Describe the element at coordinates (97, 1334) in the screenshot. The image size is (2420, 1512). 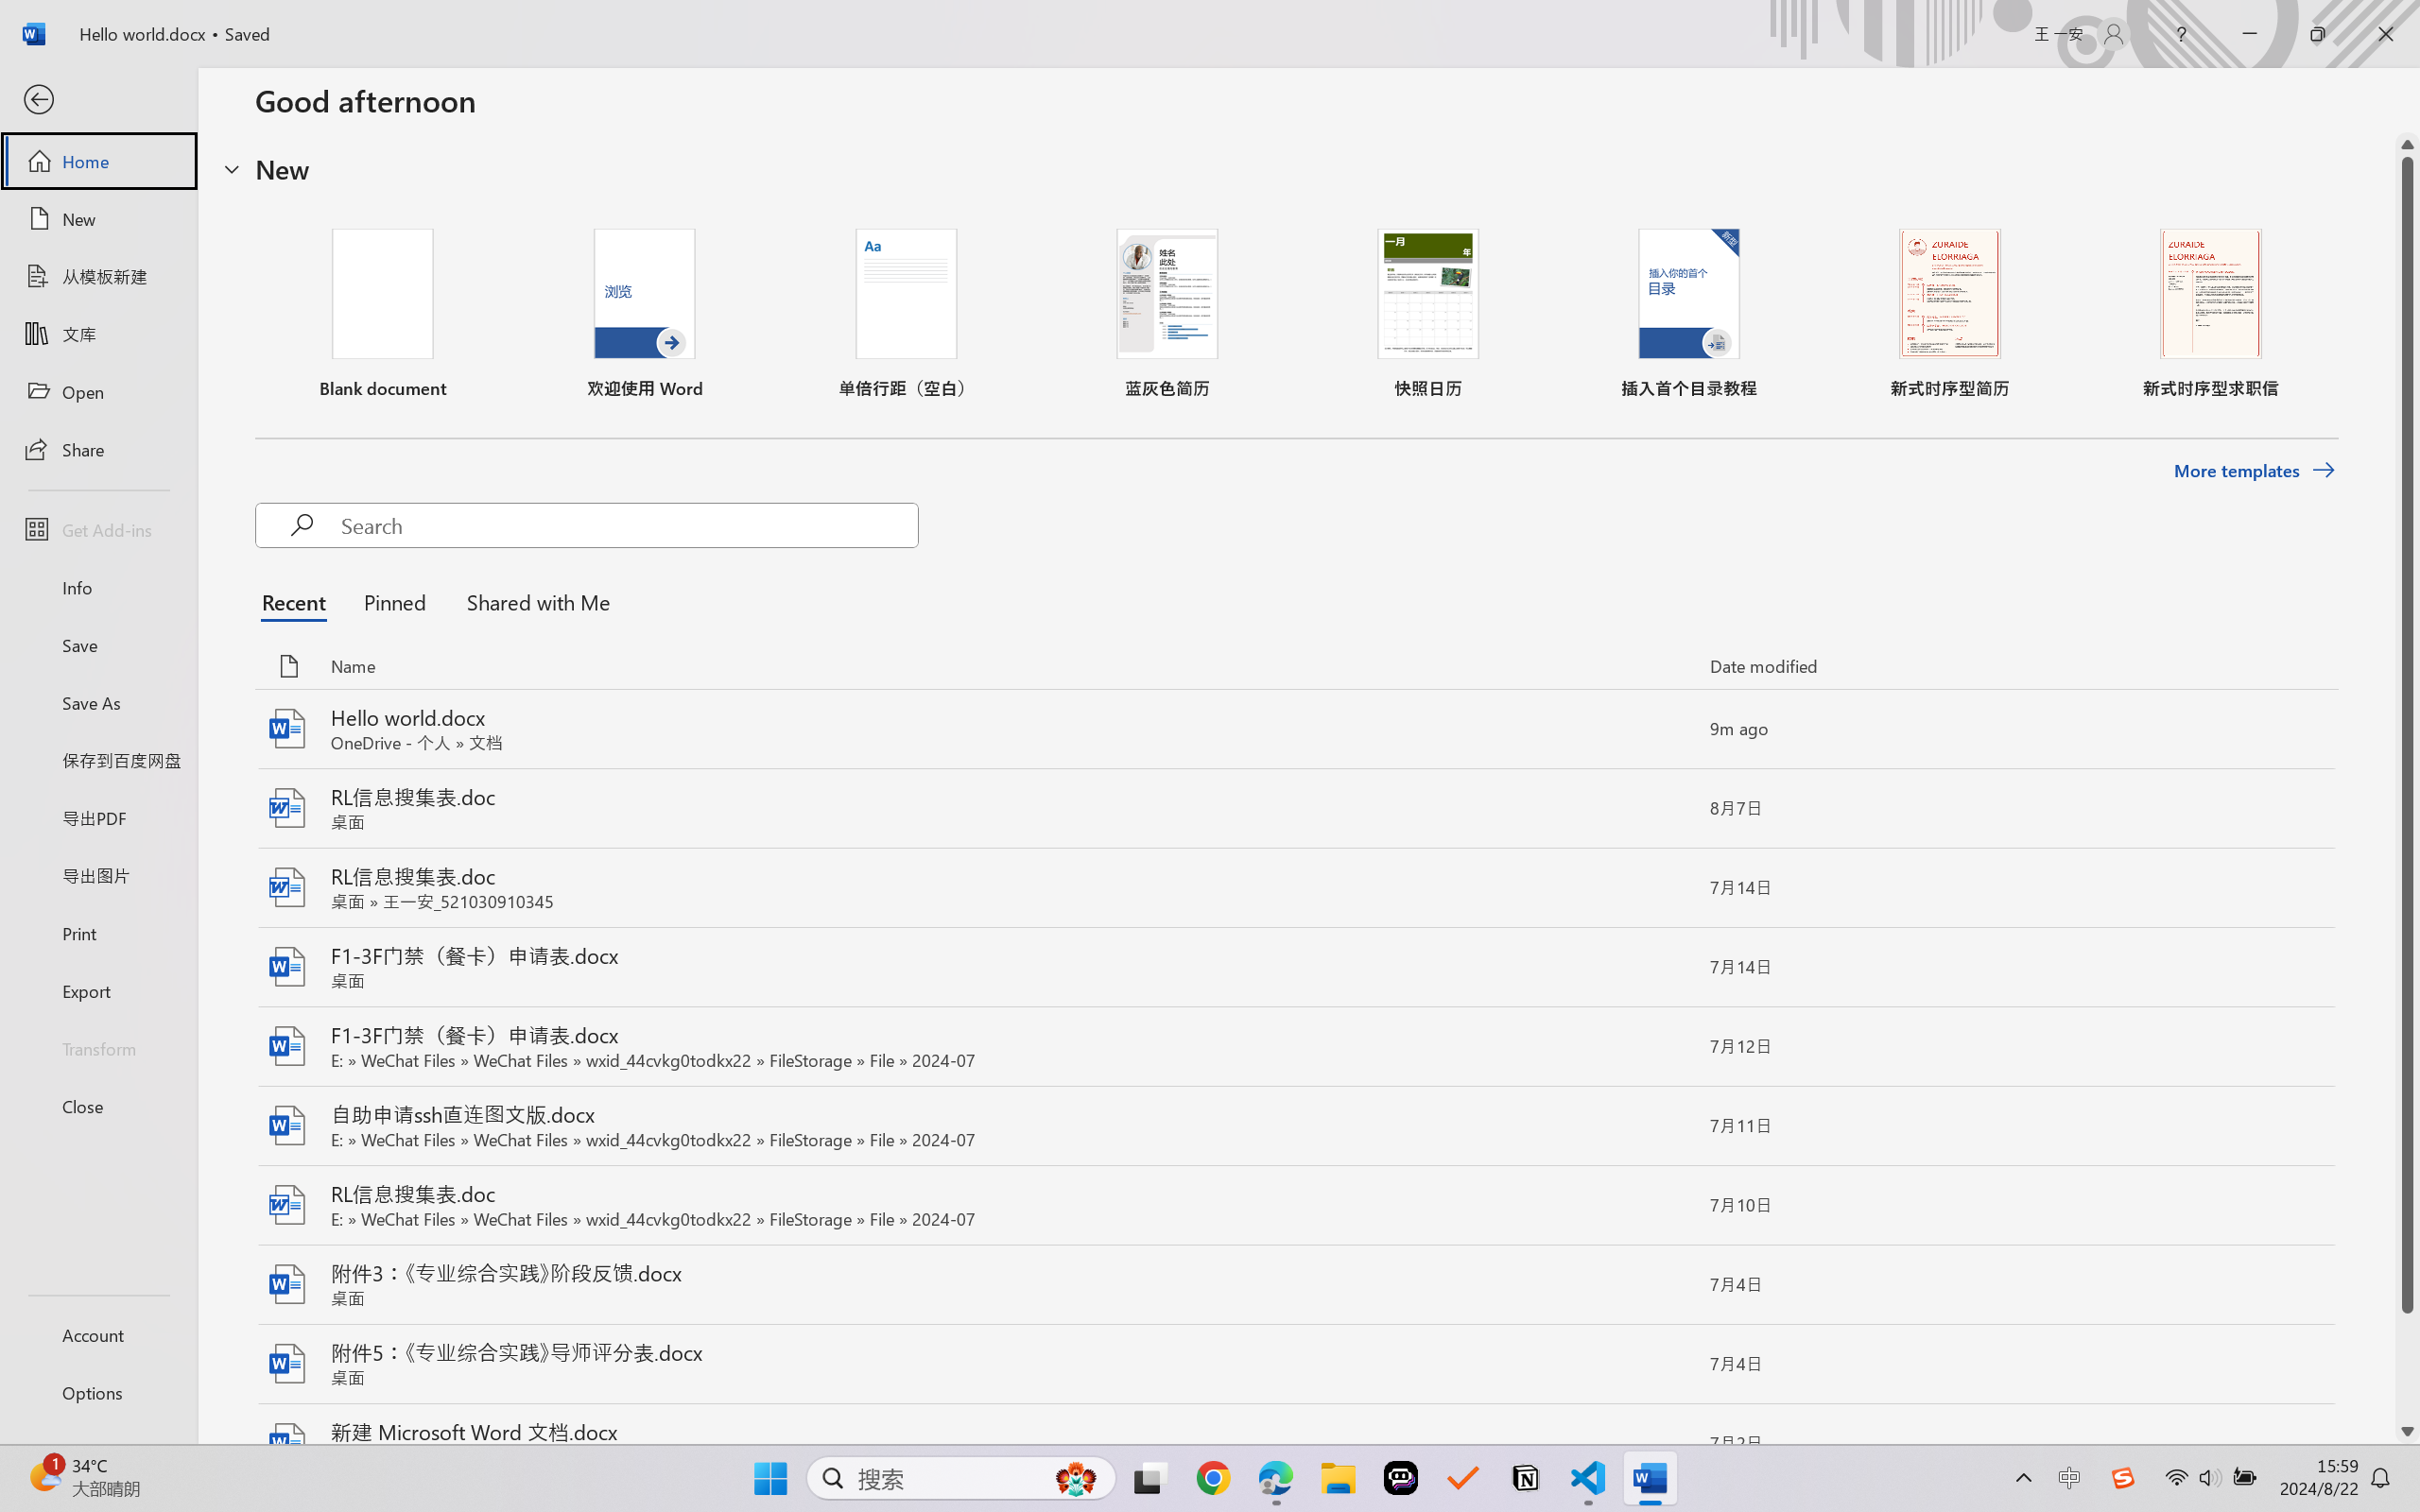
I see `'Account'` at that location.